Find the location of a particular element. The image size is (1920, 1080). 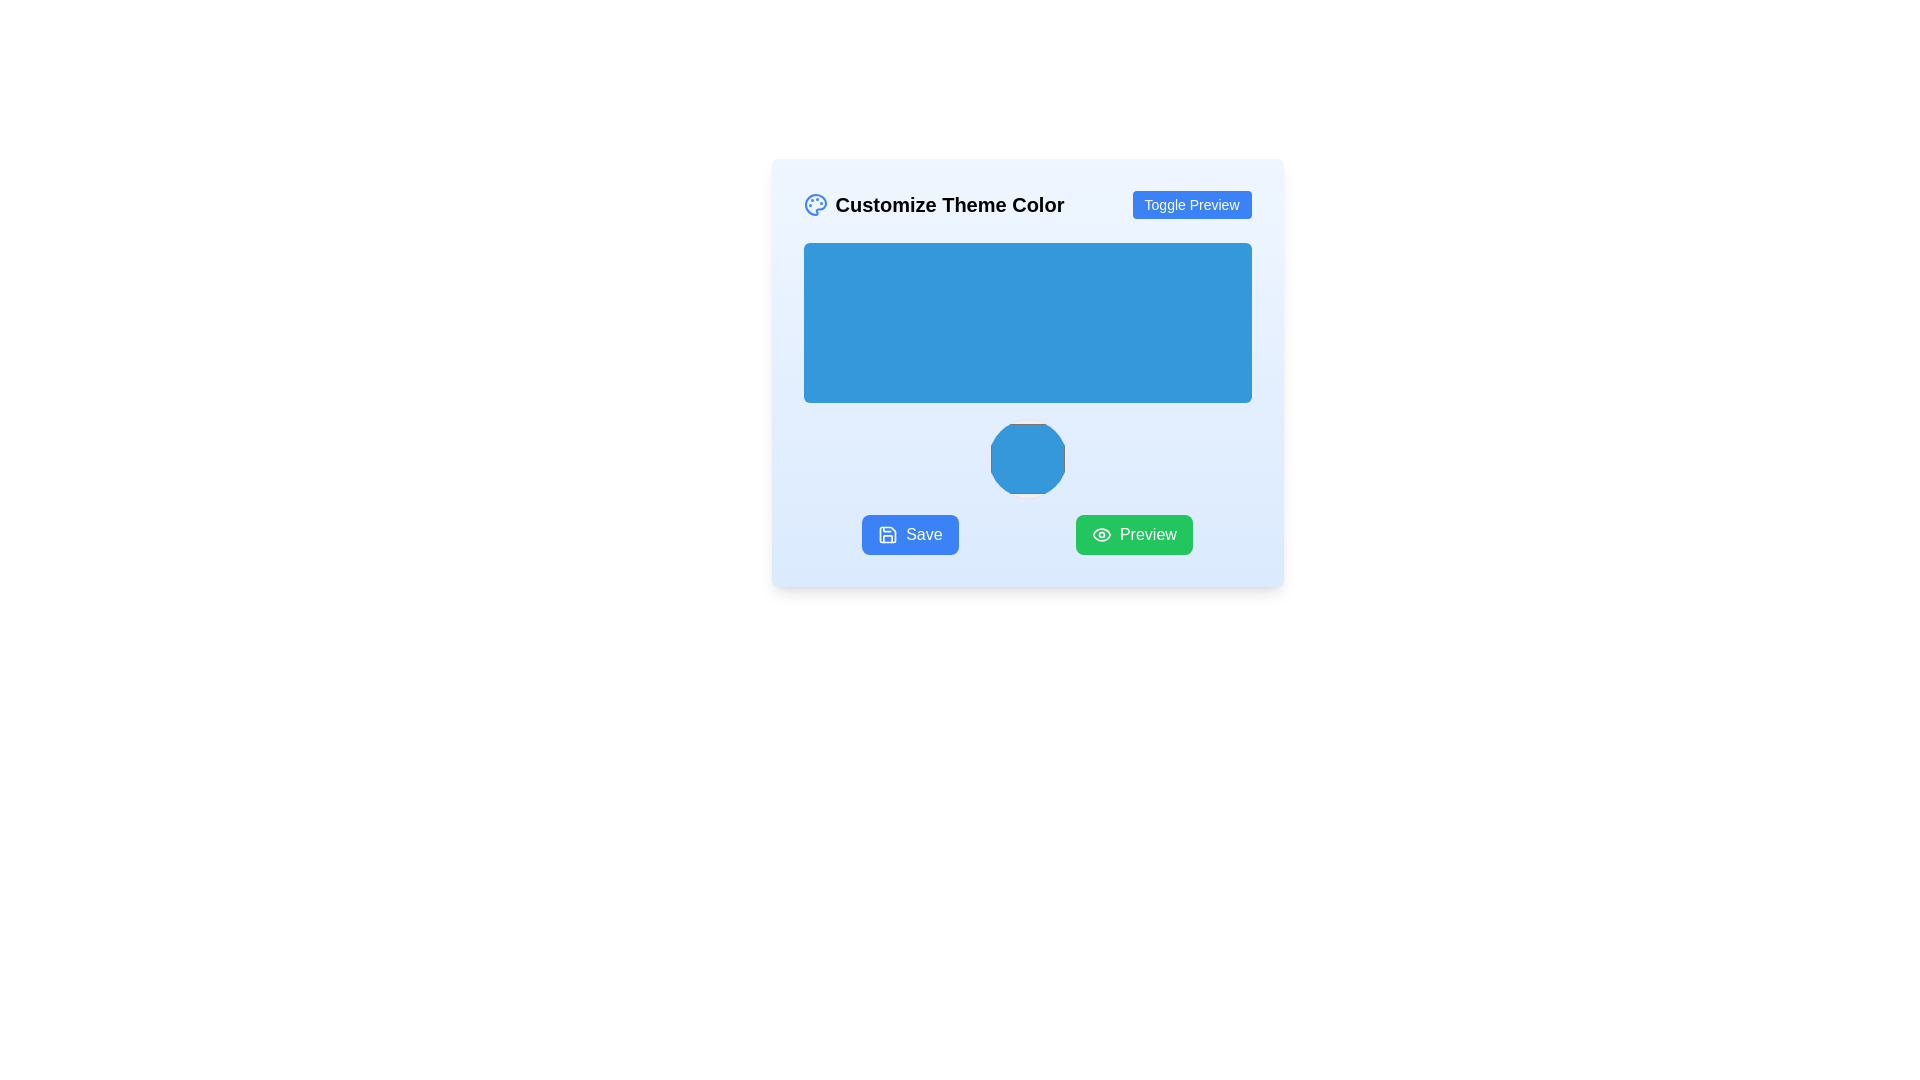

the interactive circular button with a blue color is located at coordinates (1027, 459).